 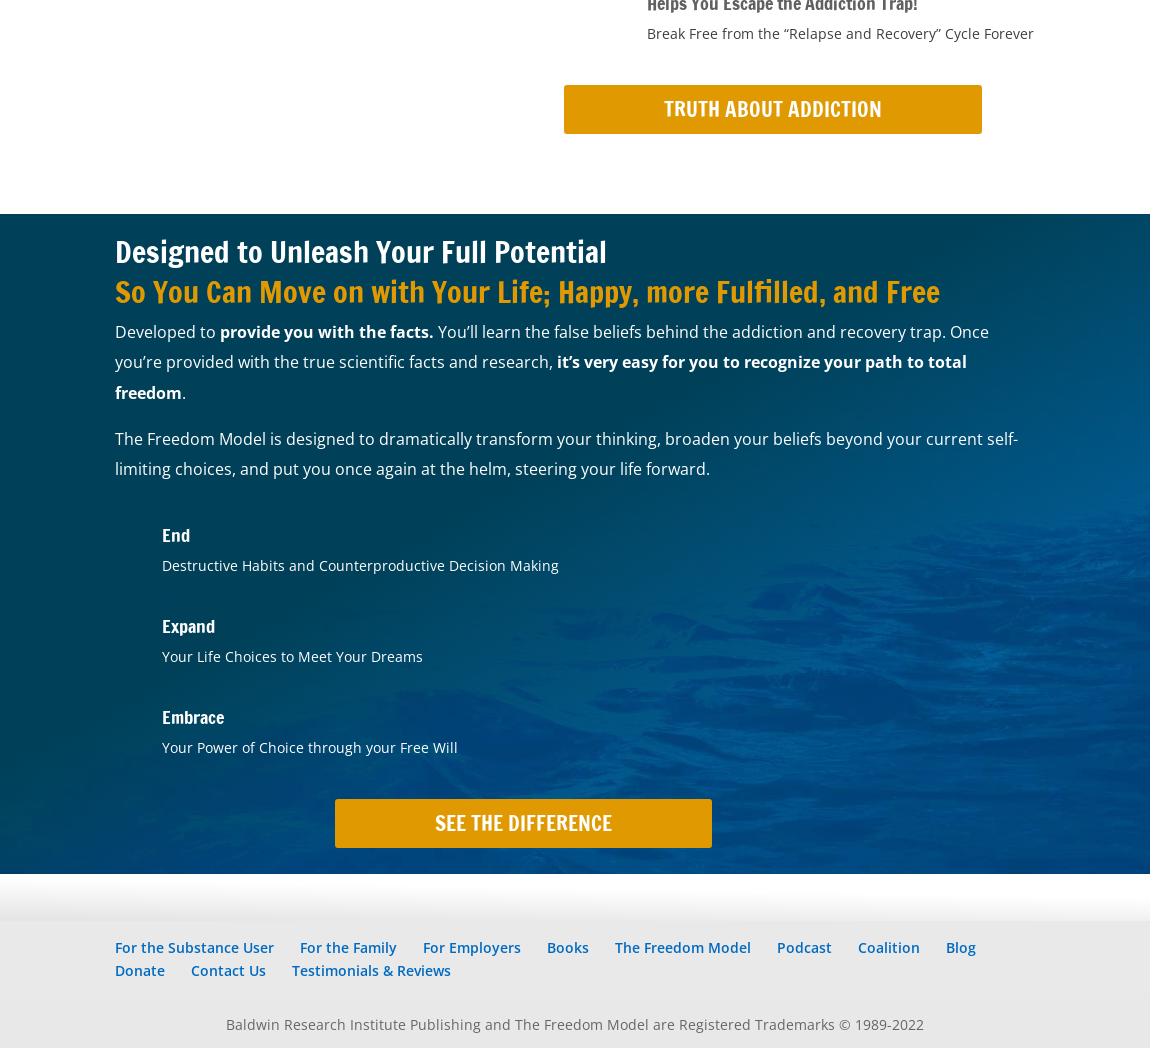 What do you see at coordinates (887, 946) in the screenshot?
I see `'Coalition'` at bounding box center [887, 946].